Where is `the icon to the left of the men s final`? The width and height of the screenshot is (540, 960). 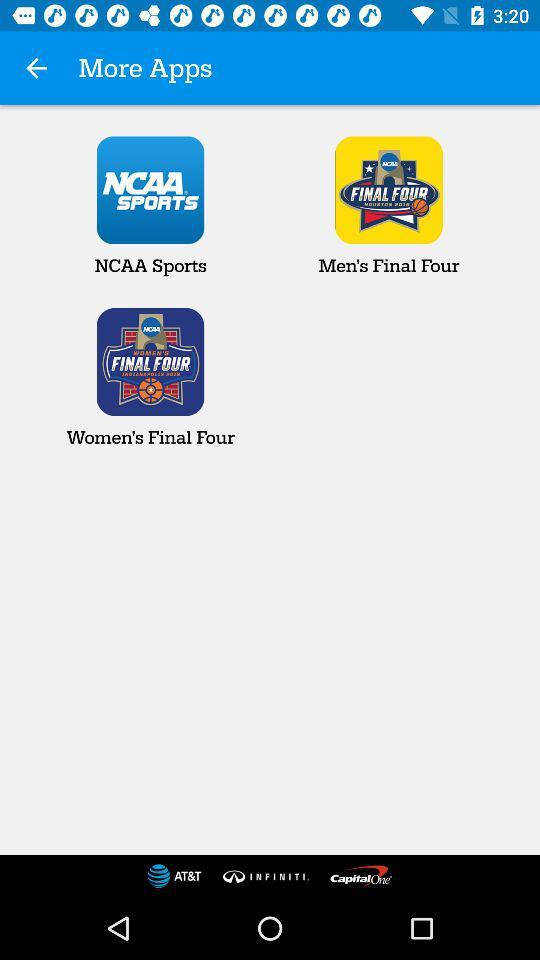
the icon to the left of the men s final is located at coordinates (149, 206).